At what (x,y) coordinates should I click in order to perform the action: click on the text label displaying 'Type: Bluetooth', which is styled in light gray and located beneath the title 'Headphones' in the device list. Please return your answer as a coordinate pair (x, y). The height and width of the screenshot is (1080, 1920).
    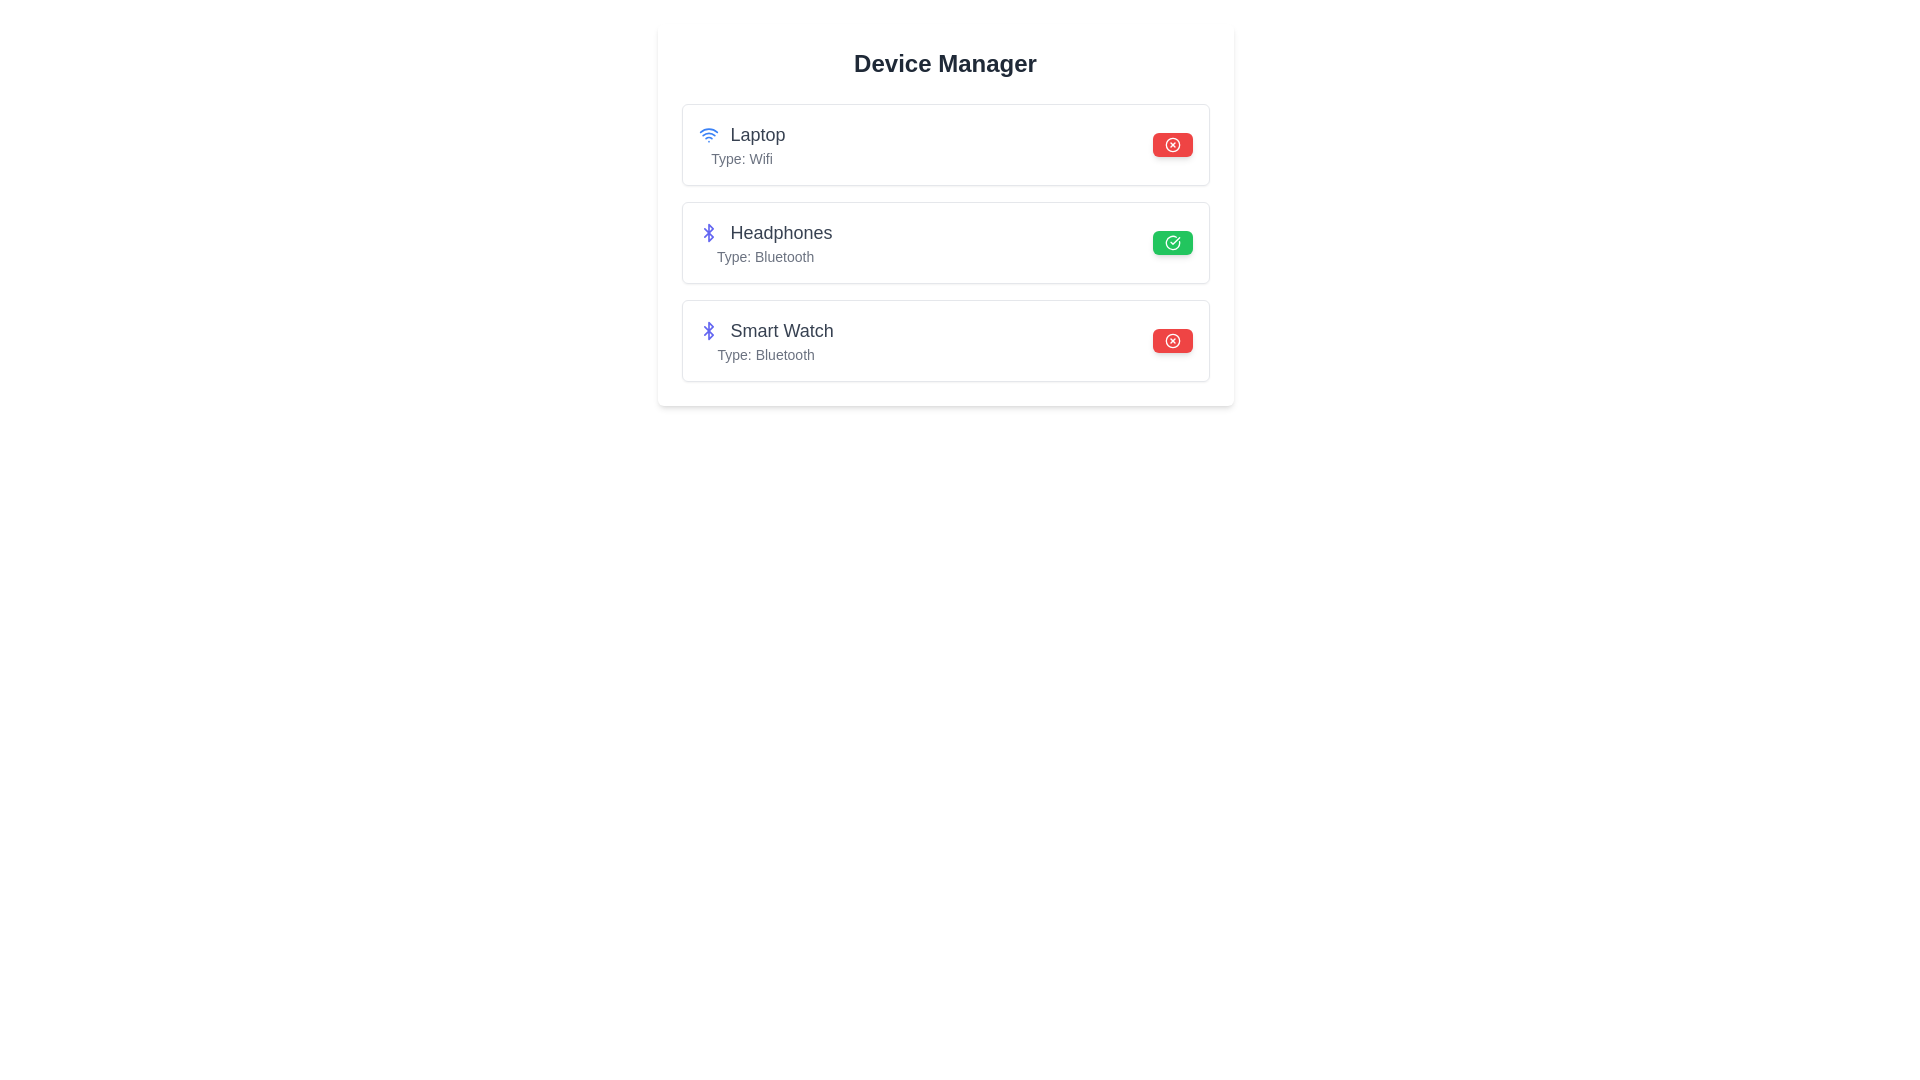
    Looking at the image, I should click on (764, 256).